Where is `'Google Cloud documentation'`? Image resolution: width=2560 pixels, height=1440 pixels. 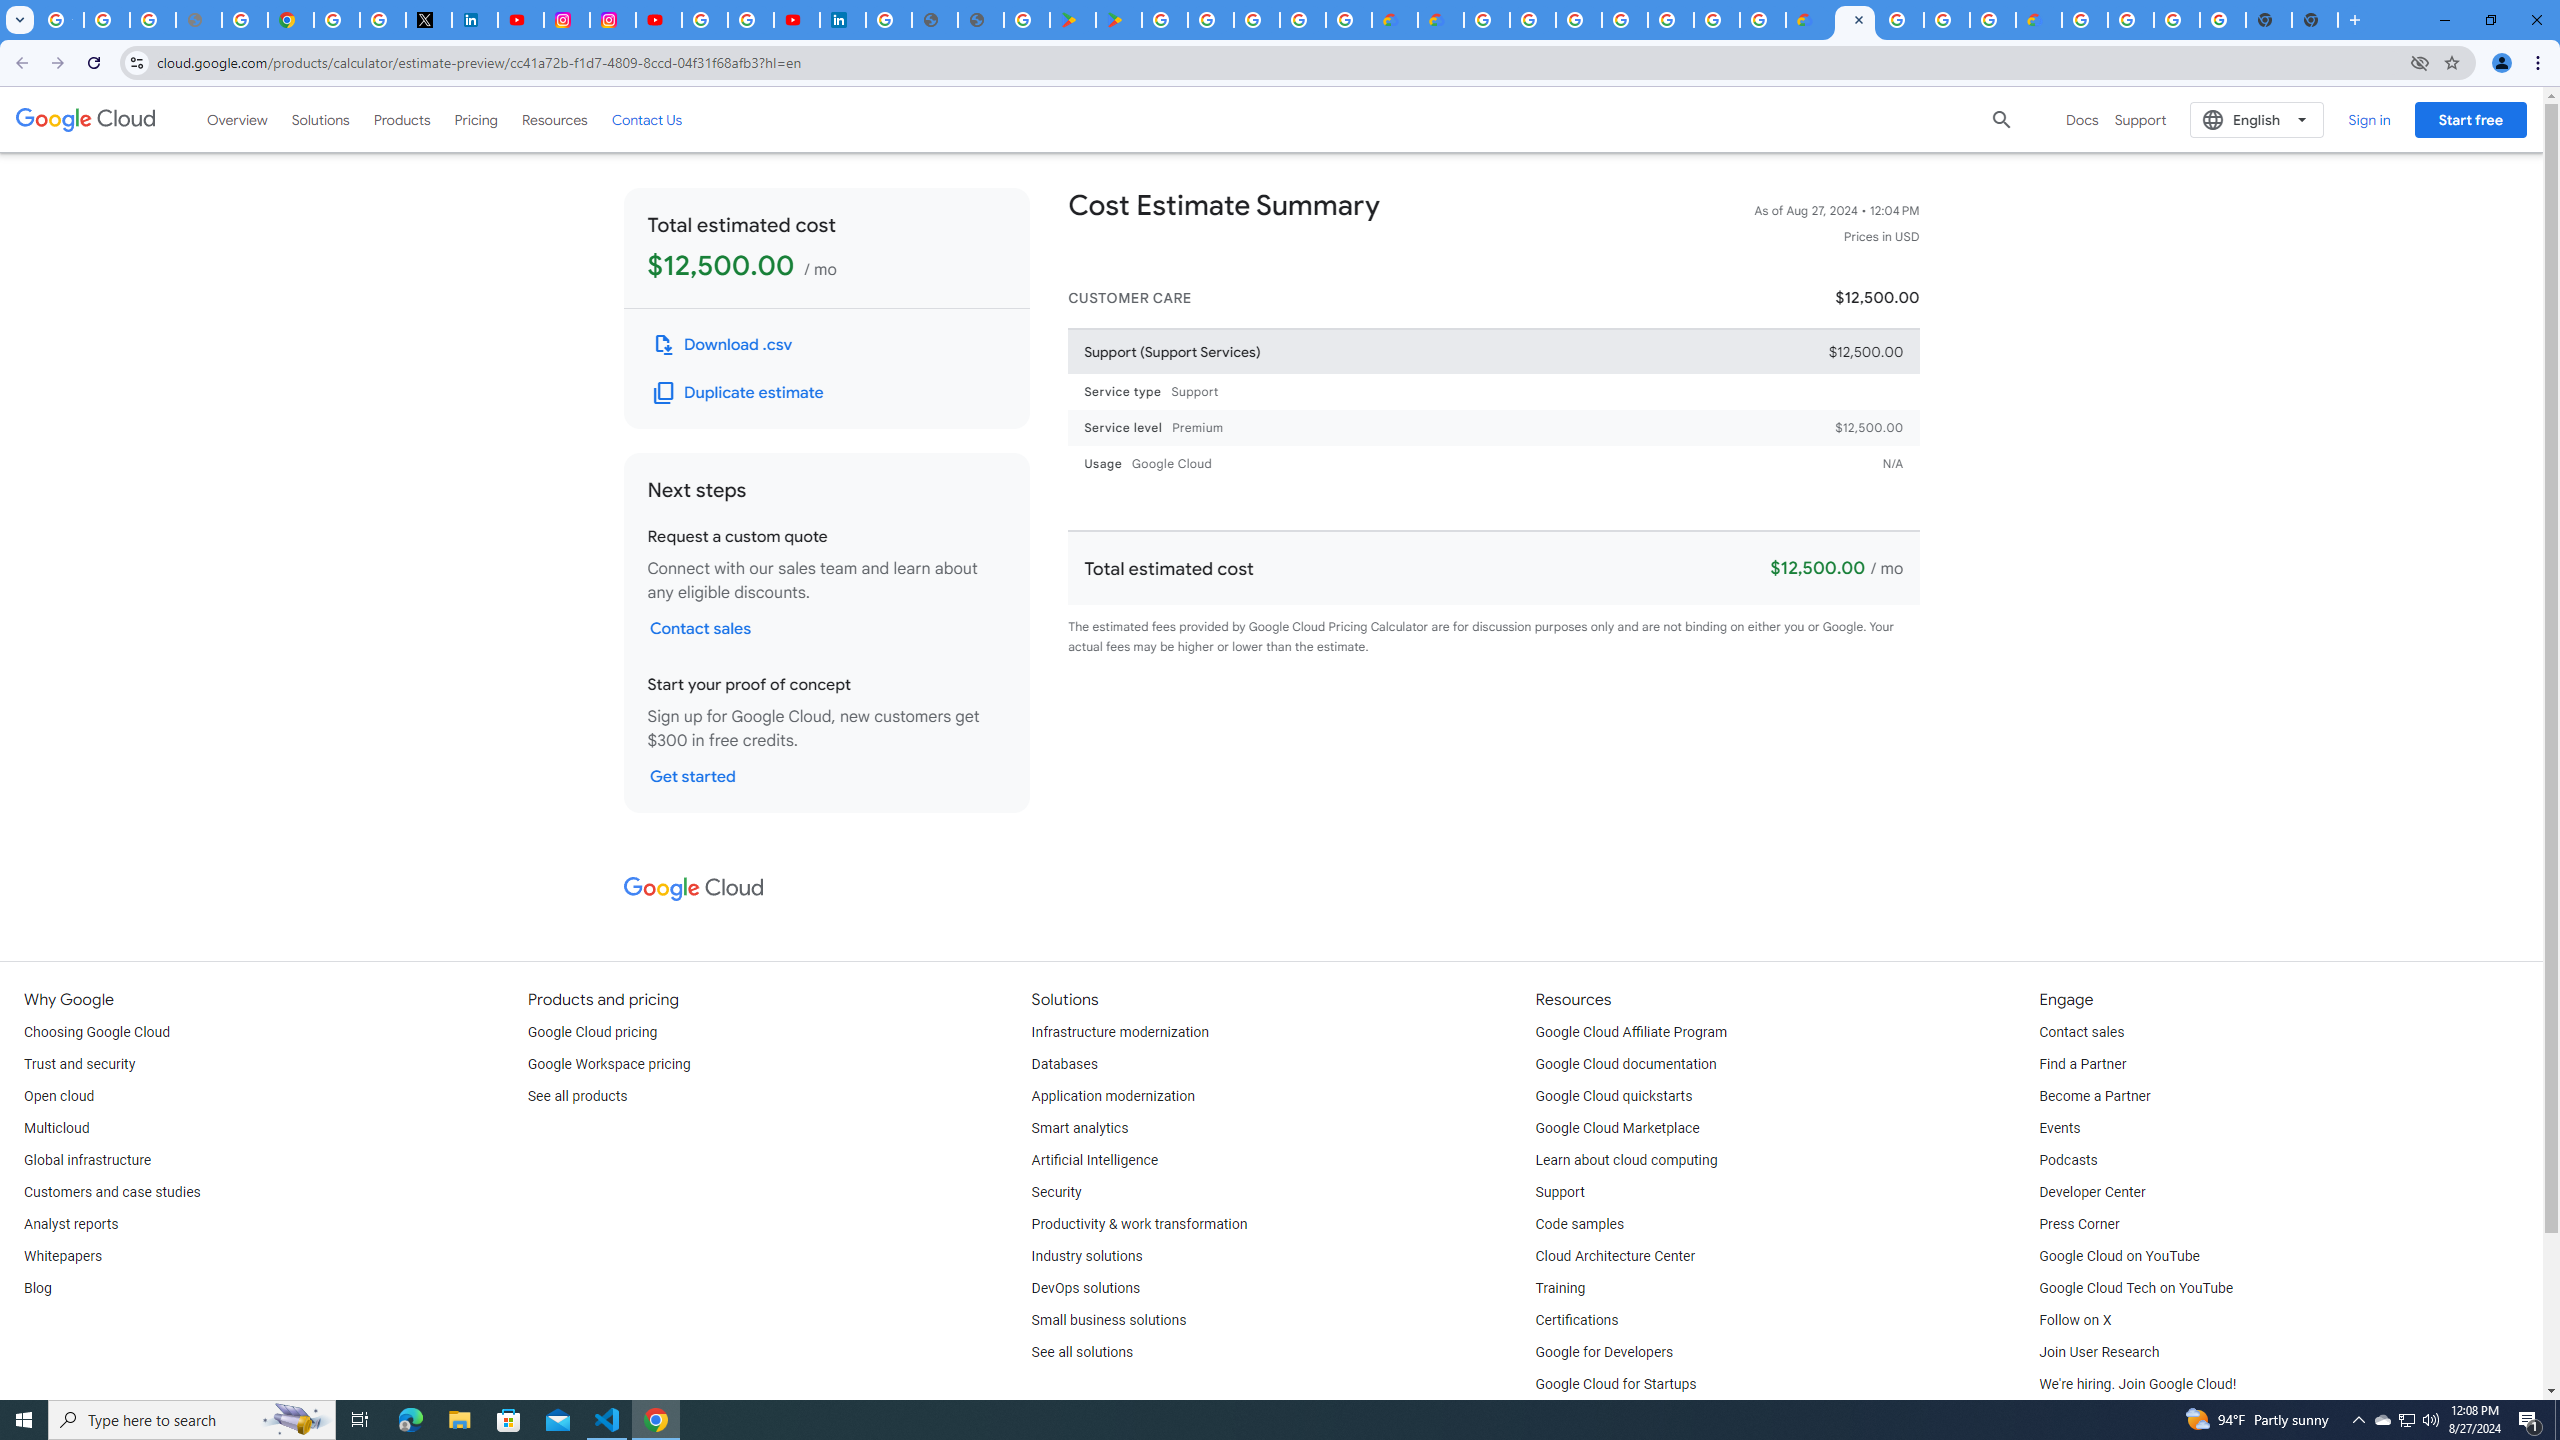
'Google Cloud documentation' is located at coordinates (1626, 1064).